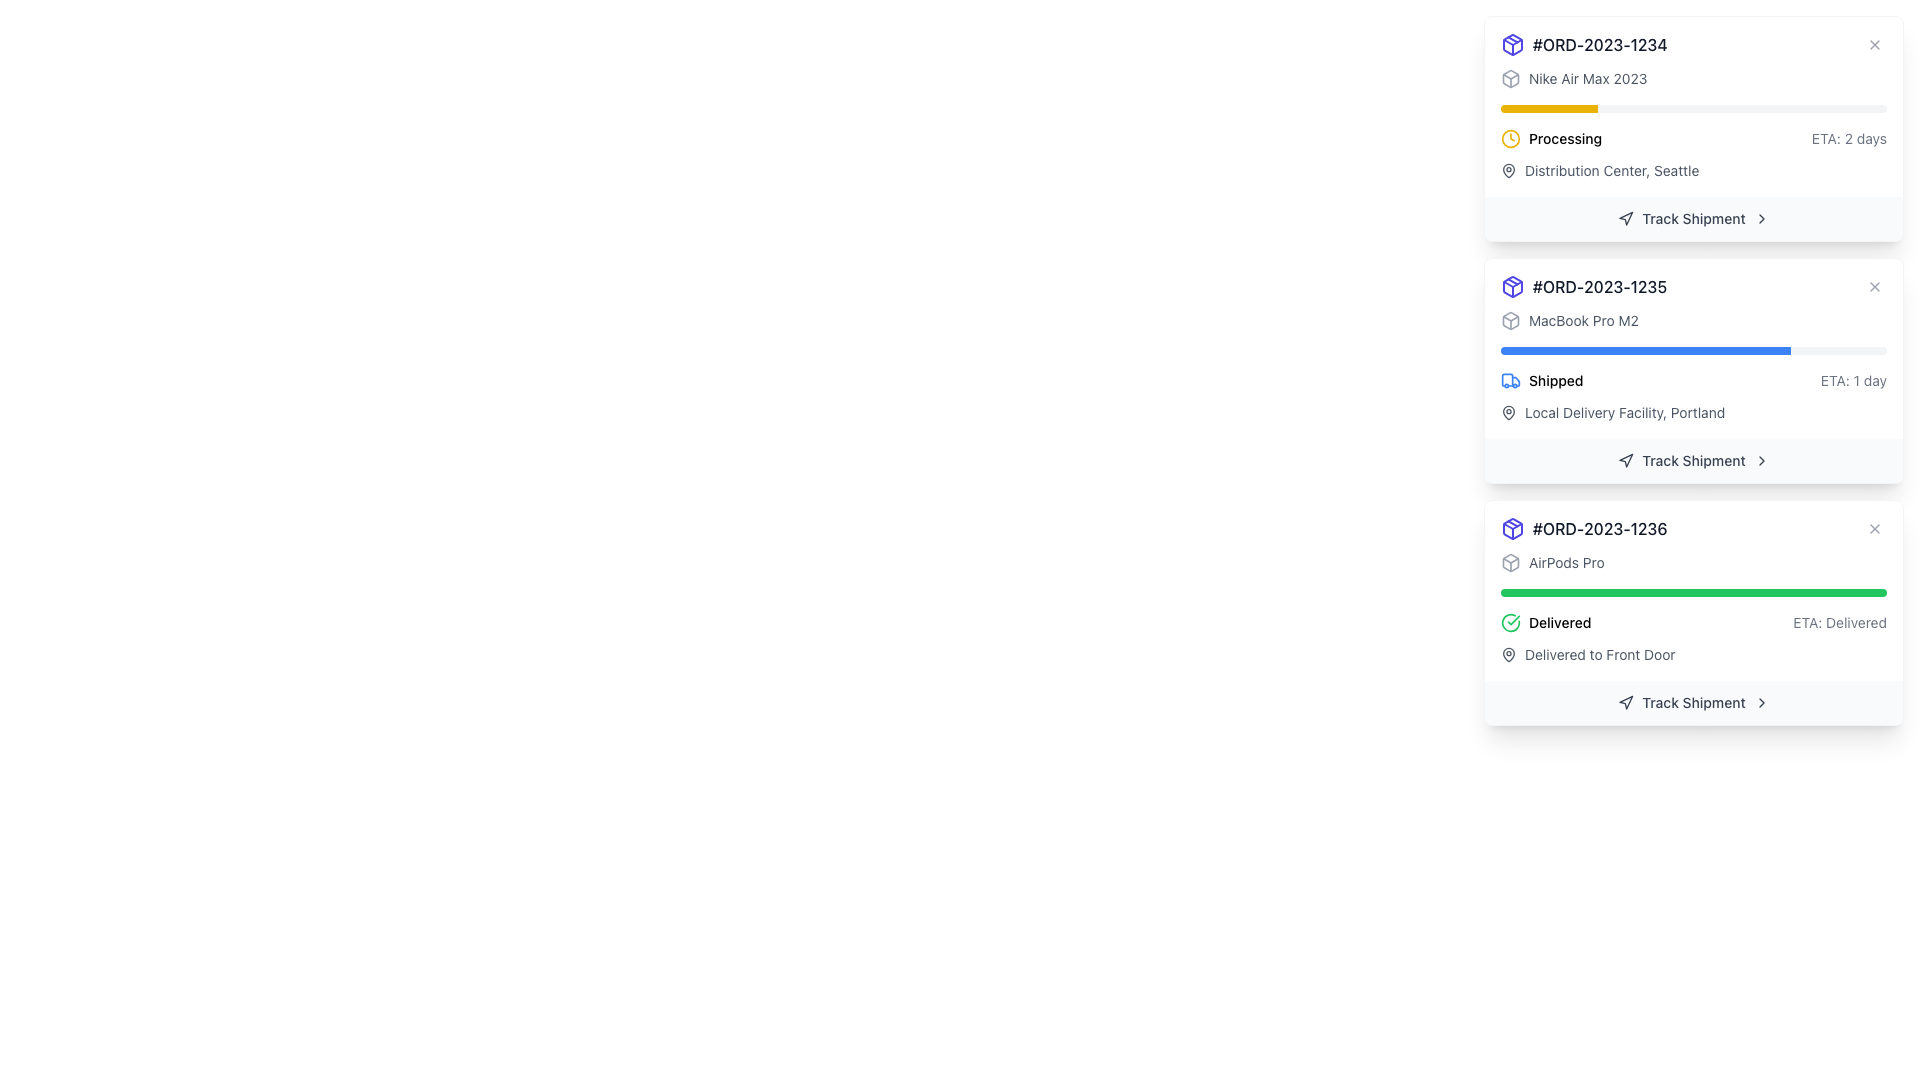 The height and width of the screenshot is (1080, 1920). Describe the element at coordinates (1511, 381) in the screenshot. I see `the shipping status icon indicating that the package is in the 'Shipped' phase, located to the left of the text 'Shipped' in the status section for order '#ORD-2023-1235'` at that location.